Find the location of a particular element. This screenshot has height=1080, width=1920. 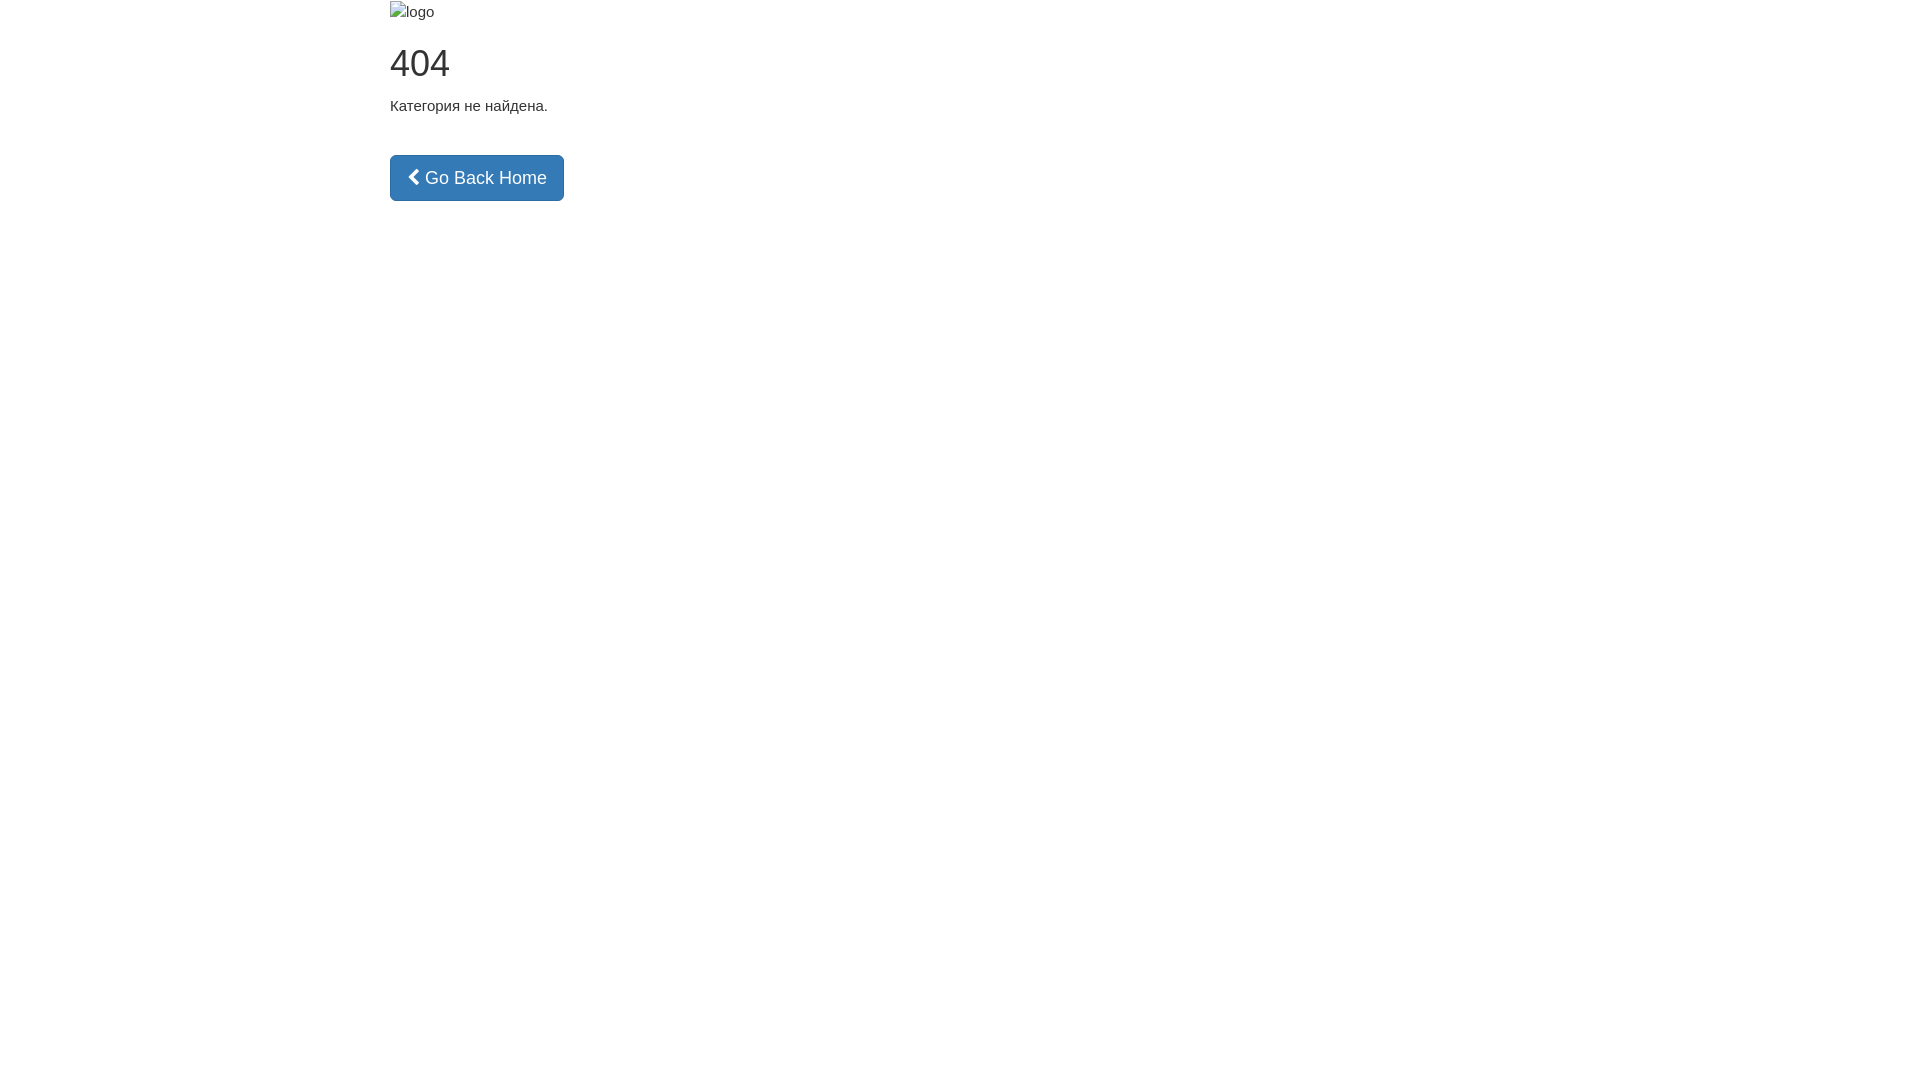

'Go Back Home' is located at coordinates (475, 176).